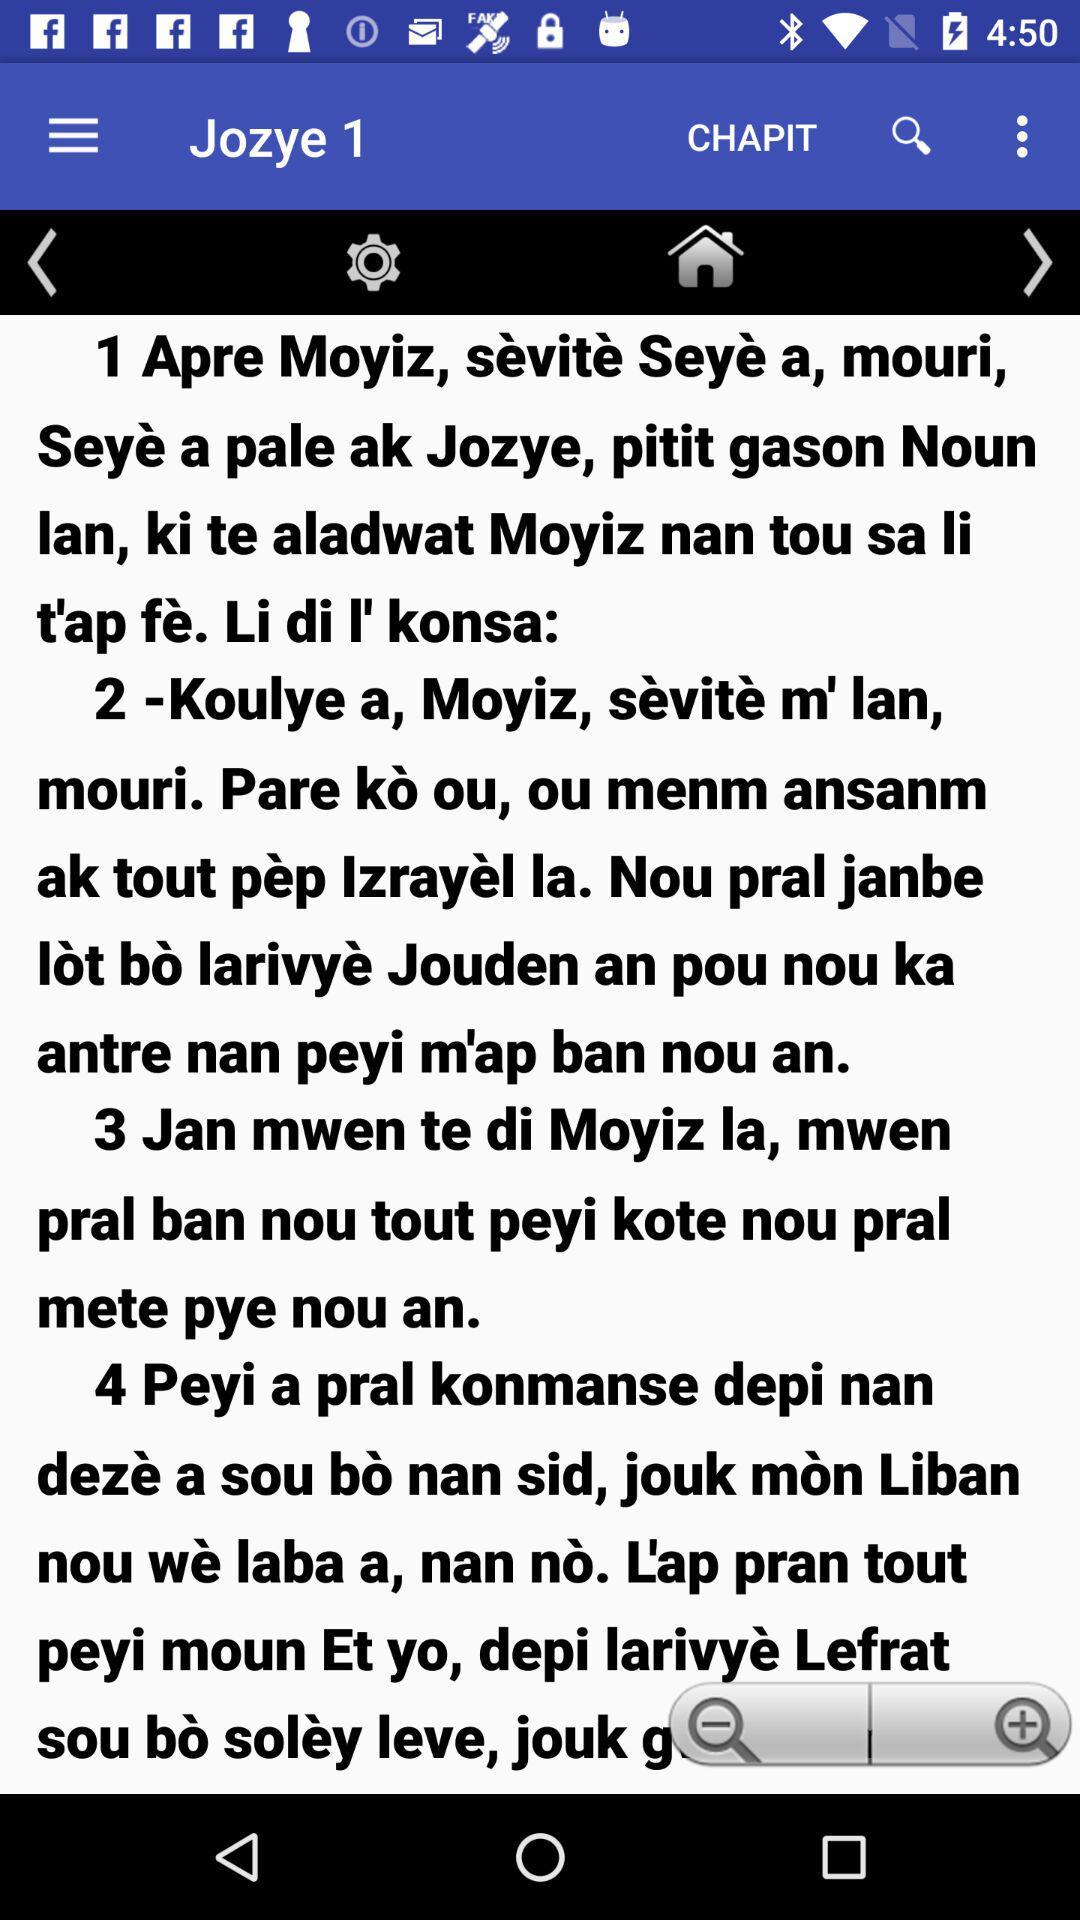 This screenshot has height=1920, width=1080. Describe the element at coordinates (1036, 261) in the screenshot. I see `the item above the 1 apre moyiz item` at that location.